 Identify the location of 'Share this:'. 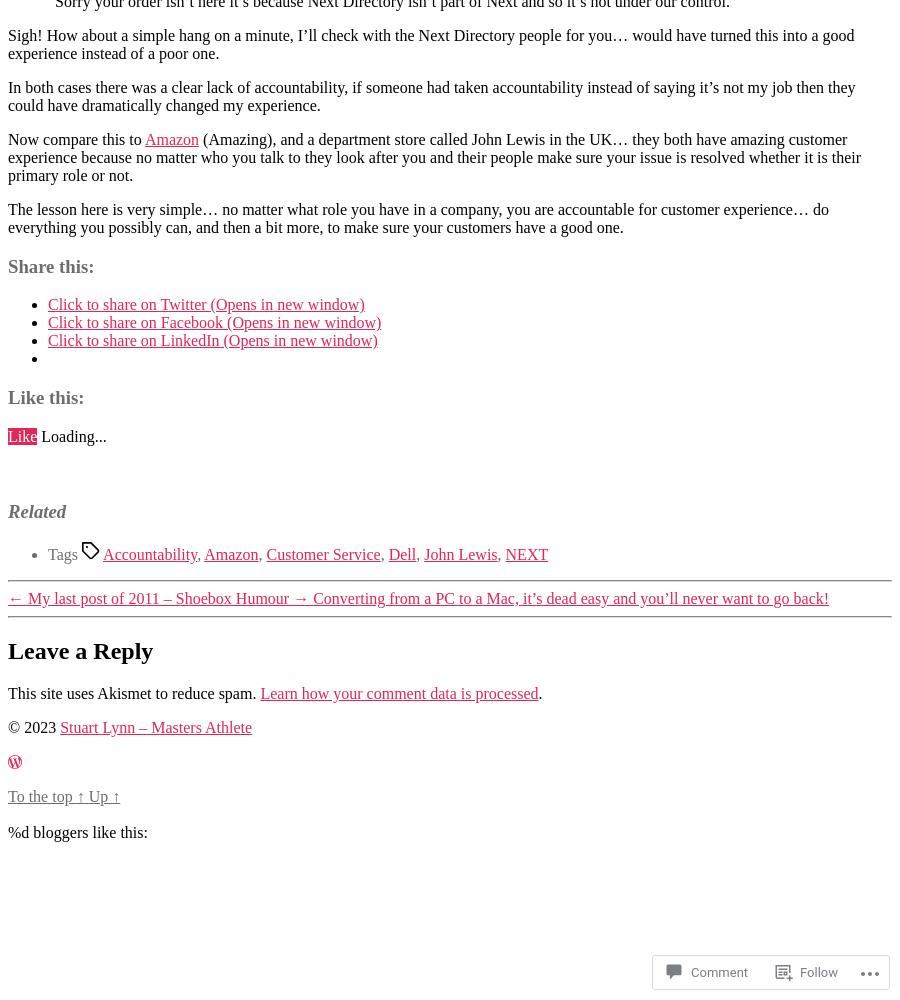
(50, 265).